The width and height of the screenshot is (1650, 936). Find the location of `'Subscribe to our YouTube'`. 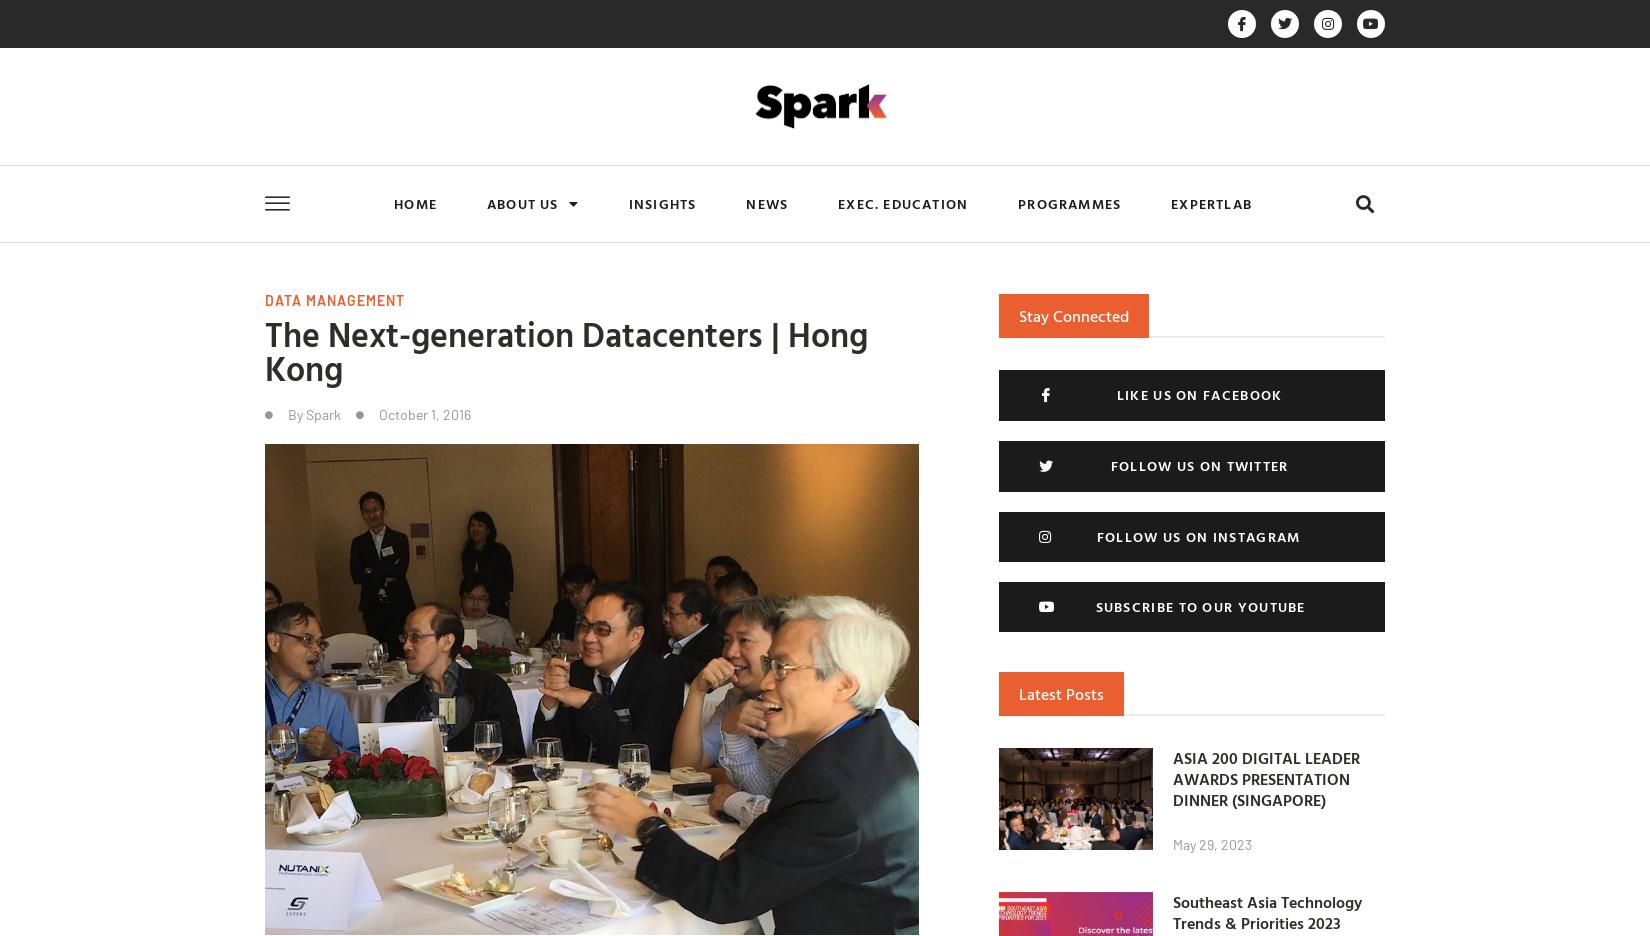

'Subscribe to our YouTube' is located at coordinates (1094, 606).